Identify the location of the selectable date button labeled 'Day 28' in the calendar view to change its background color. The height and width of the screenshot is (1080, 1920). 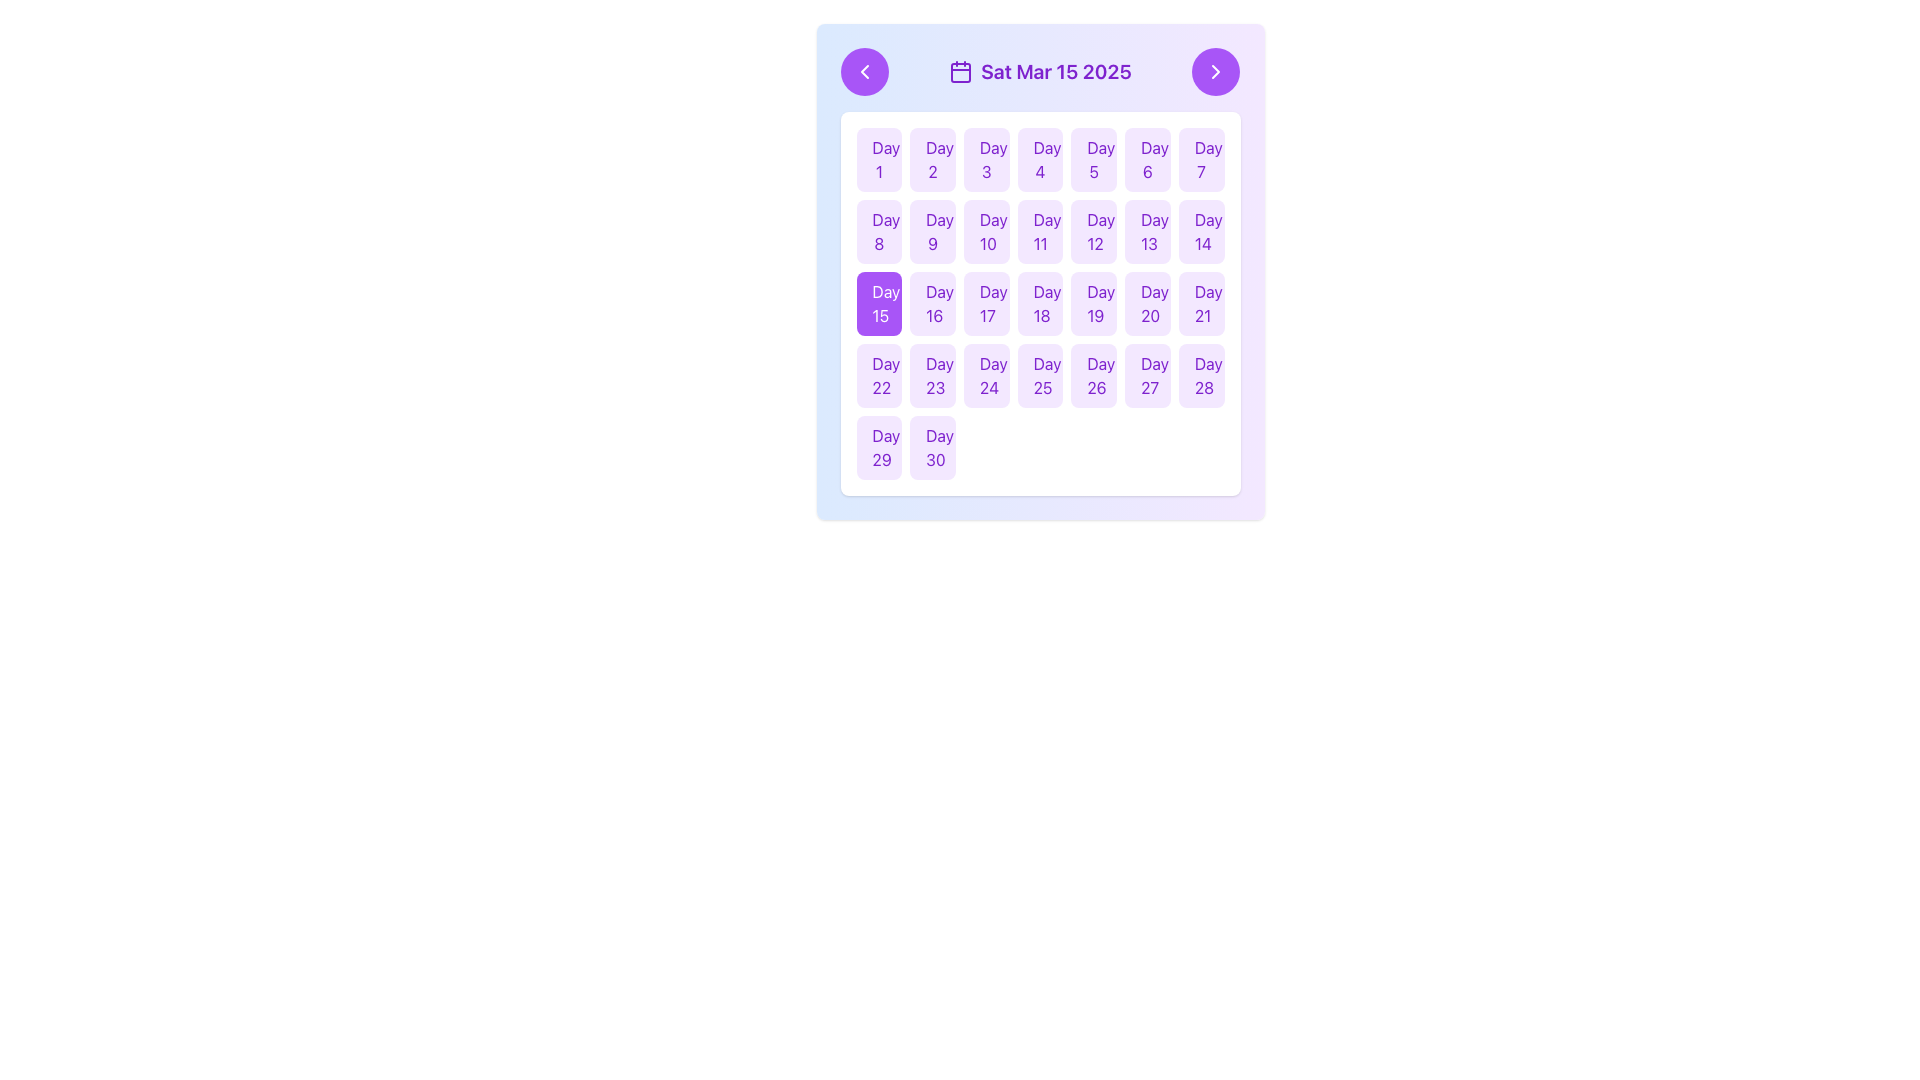
(1200, 375).